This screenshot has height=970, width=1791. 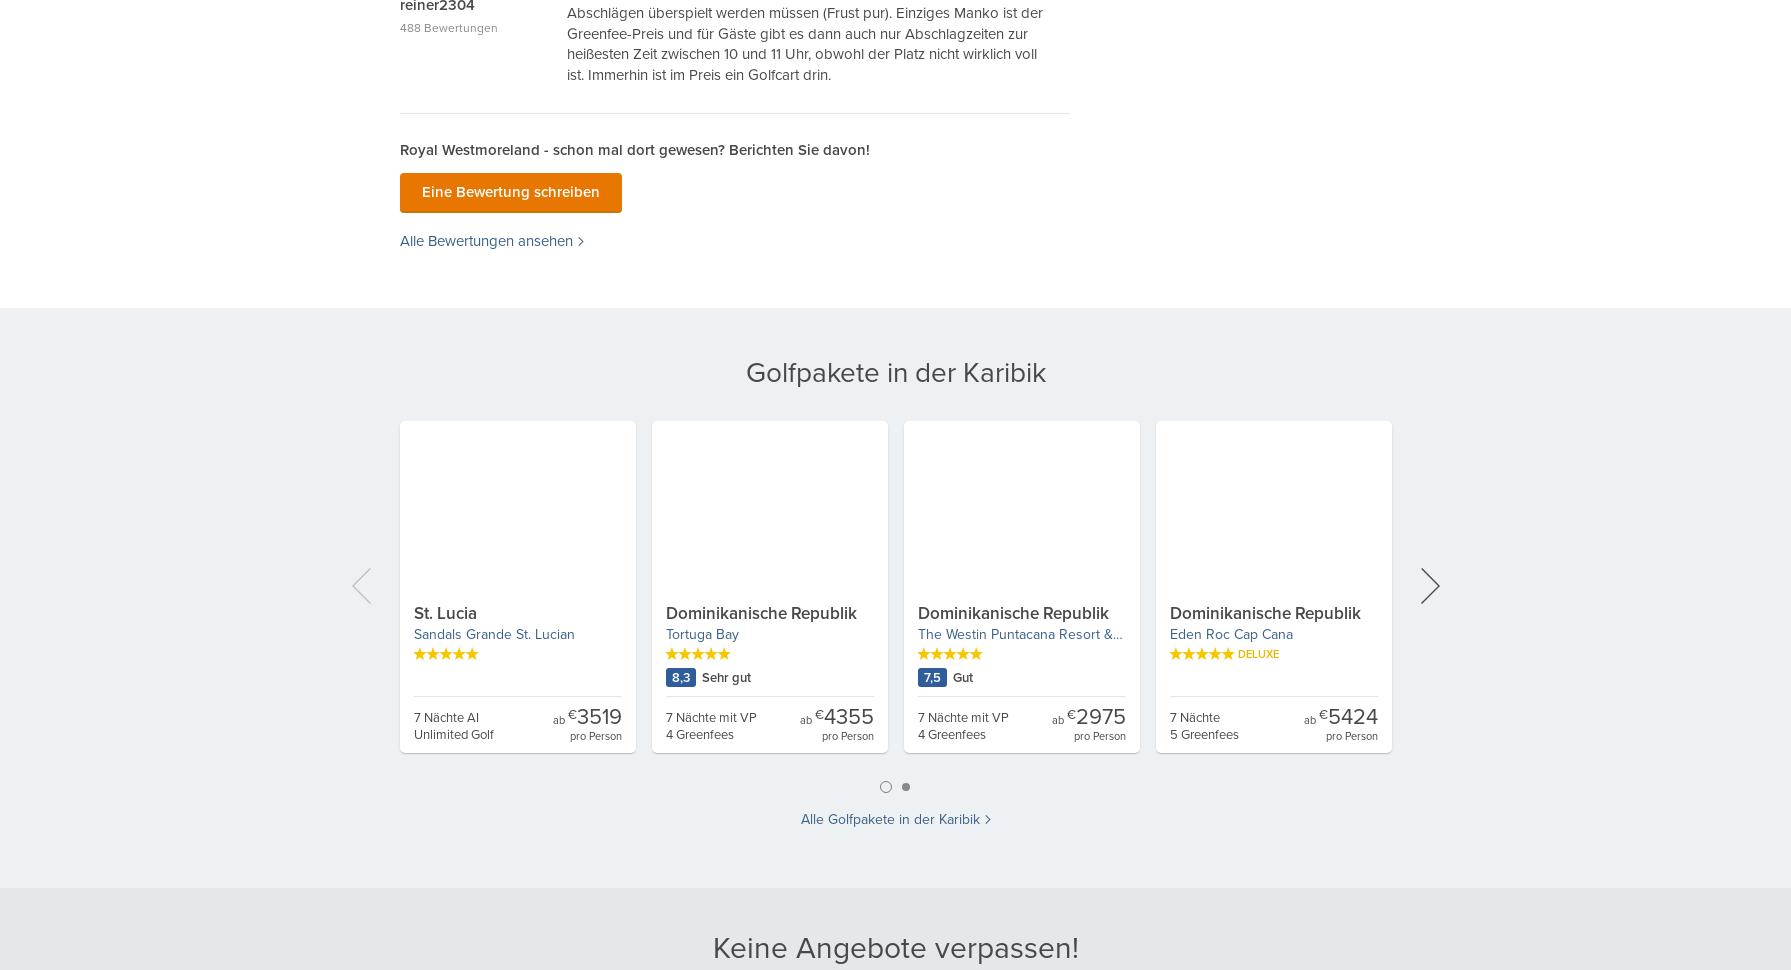 I want to click on 'Eine Bewertung schreiben', so click(x=421, y=190).